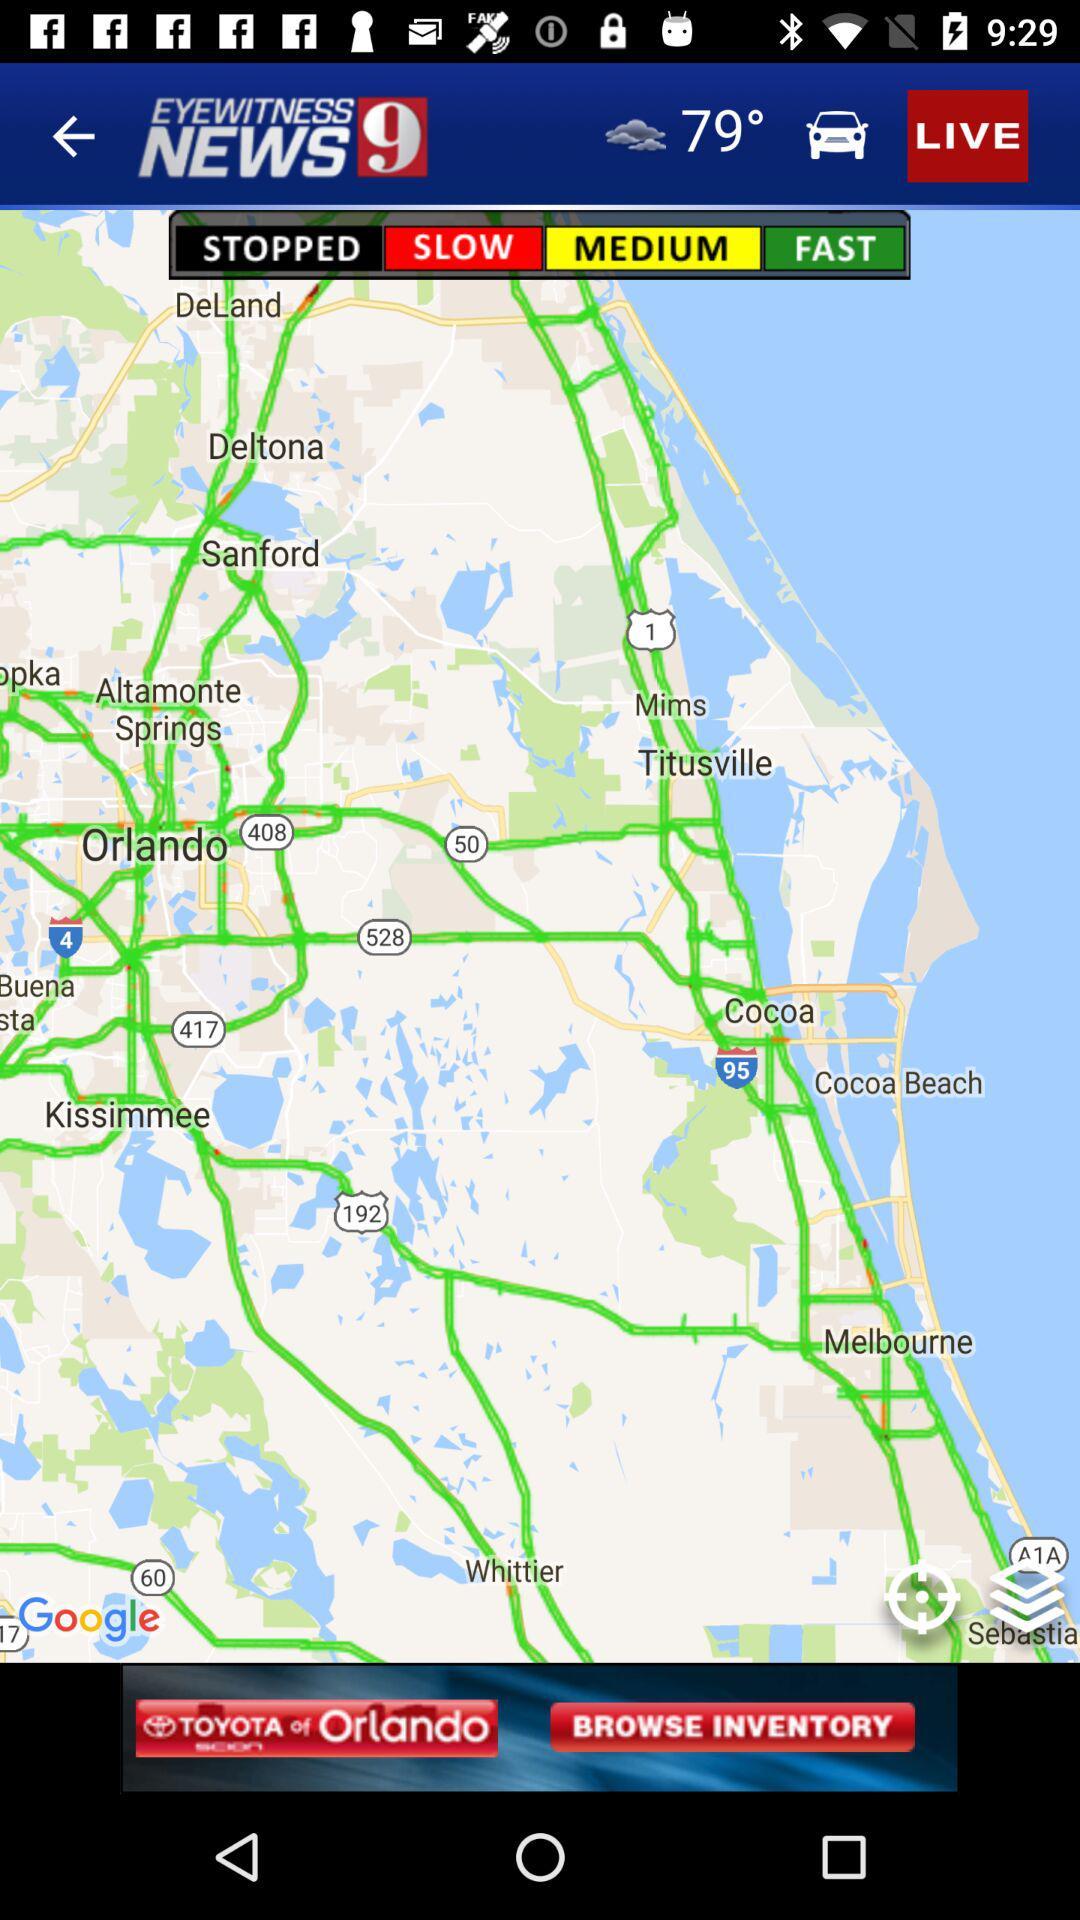 This screenshot has height=1920, width=1080. I want to click on the location_crosshair icon, so click(922, 1610).